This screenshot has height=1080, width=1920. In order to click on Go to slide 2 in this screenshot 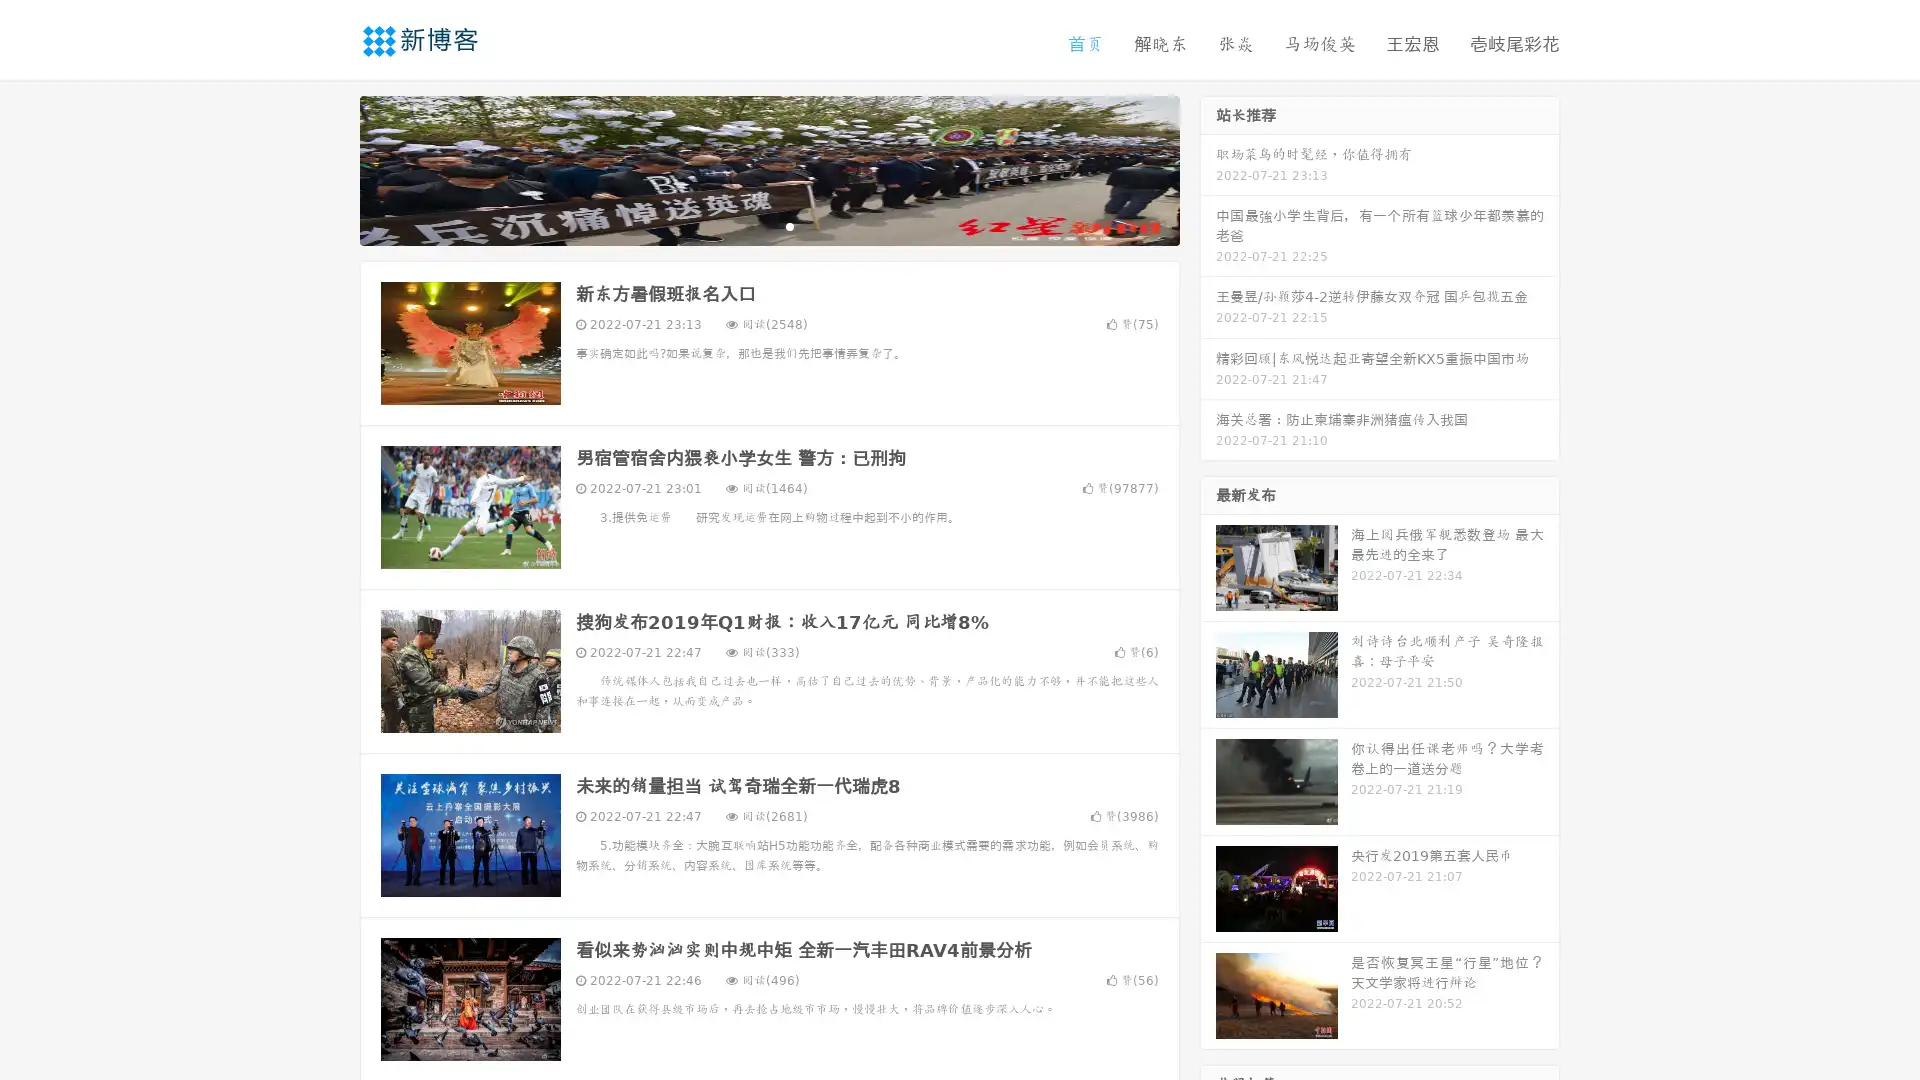, I will do `click(768, 225)`.